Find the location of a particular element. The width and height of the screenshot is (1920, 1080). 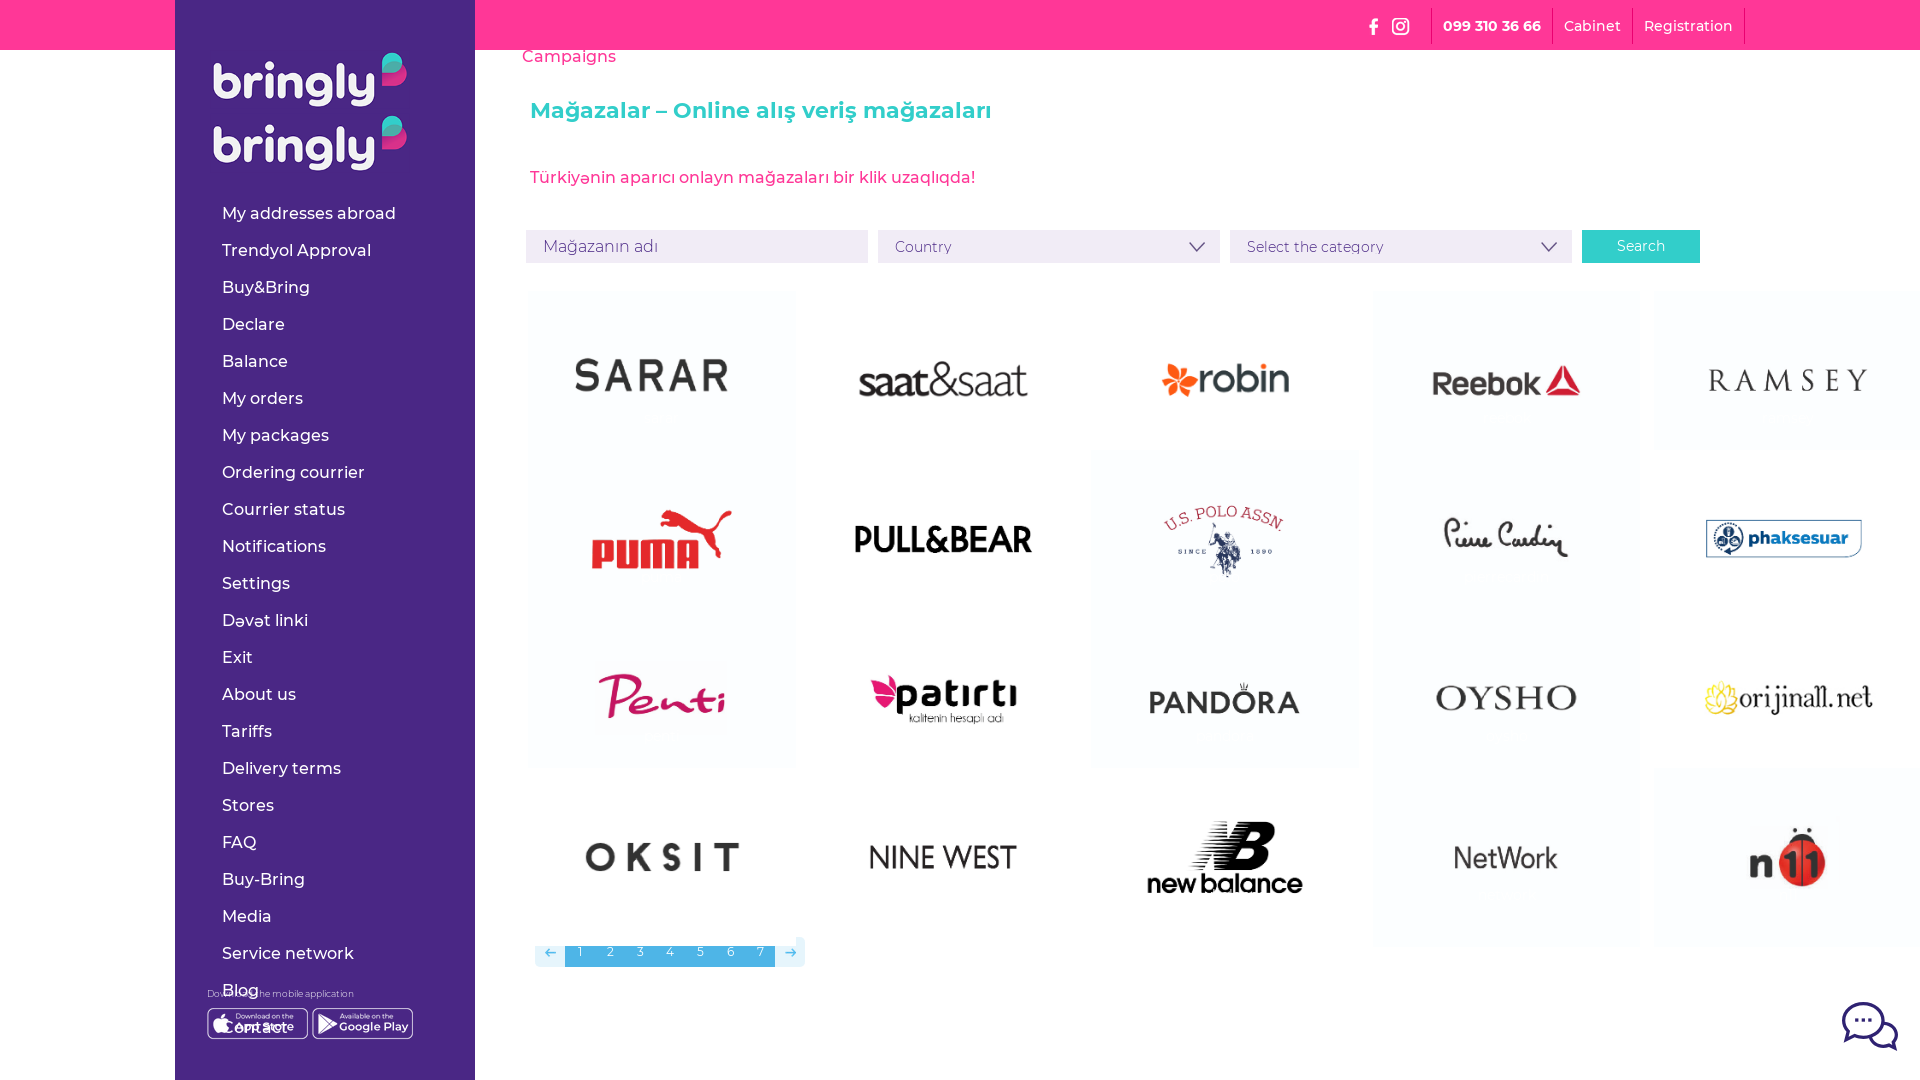

'puma' is located at coordinates (662, 577).